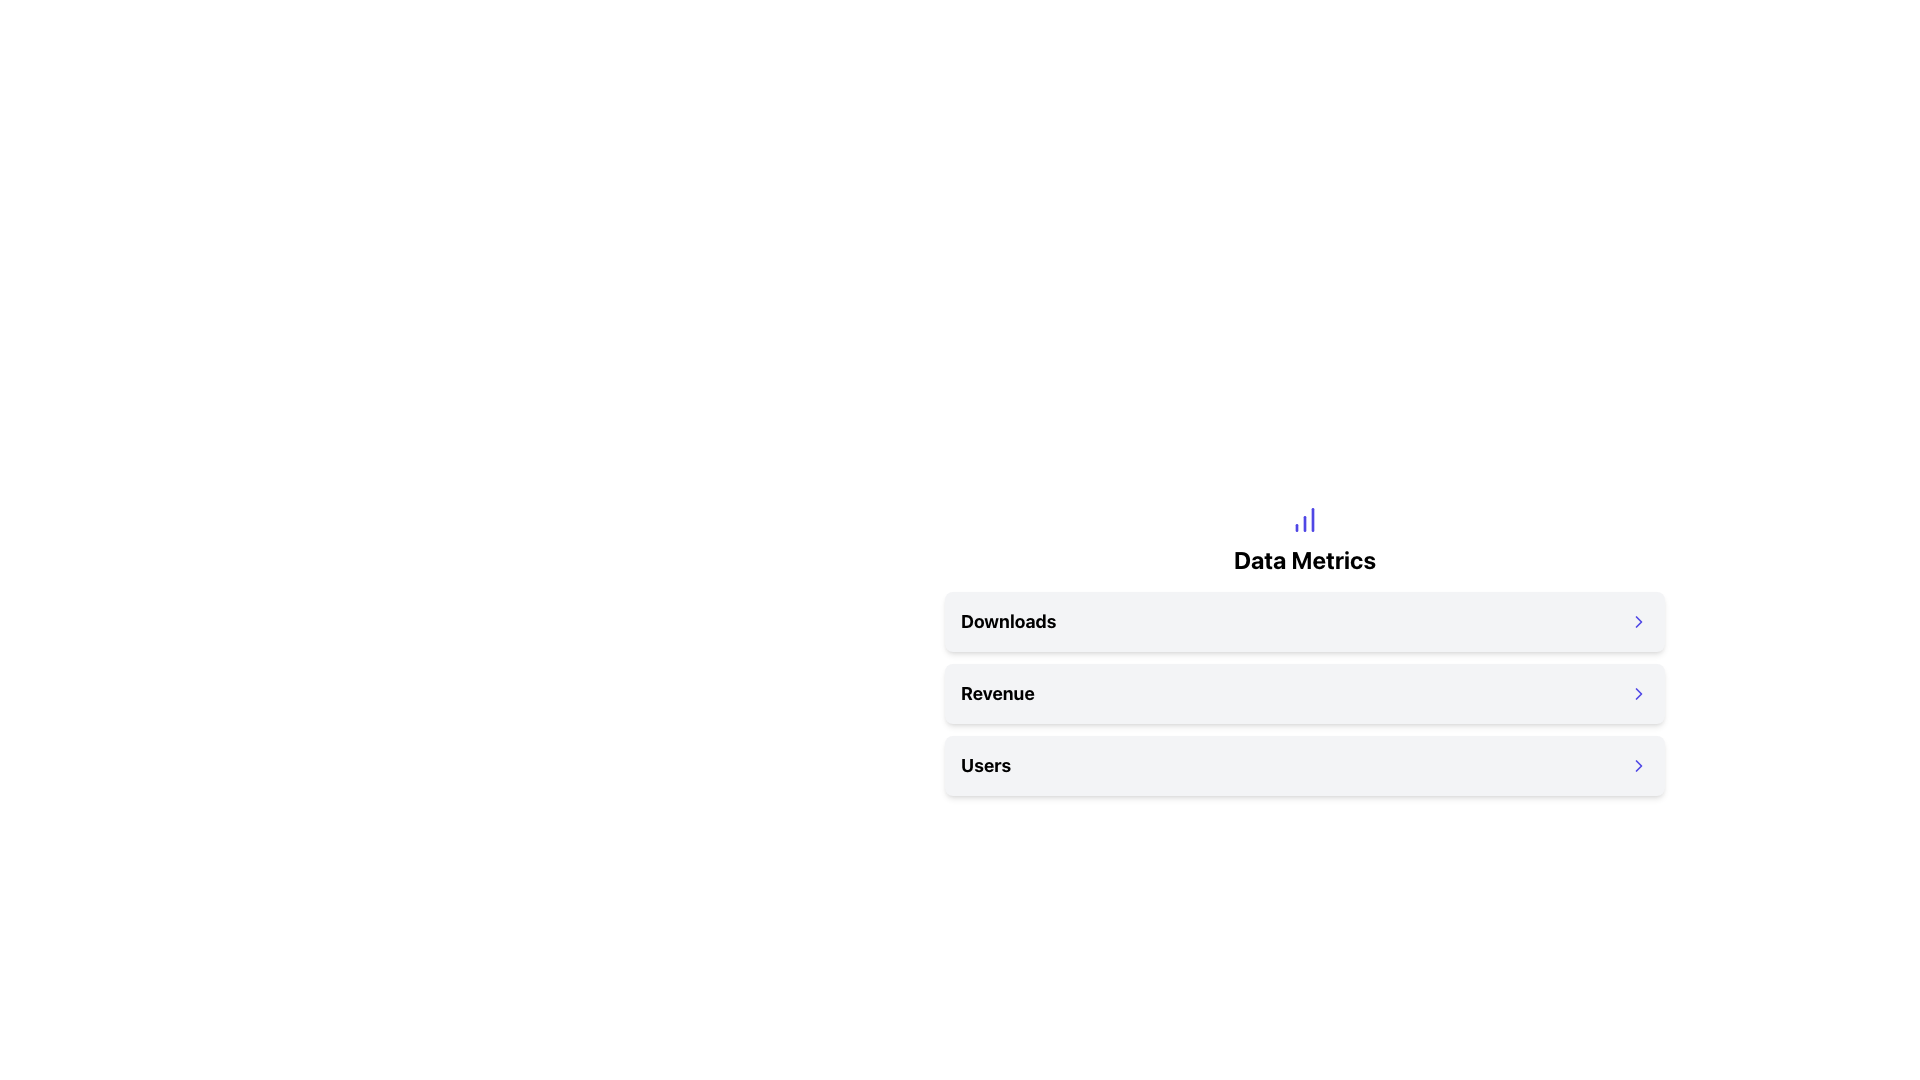 Image resolution: width=1920 pixels, height=1080 pixels. I want to click on text of the Label that identifies the download section, positioned as the first item in the top row of the list, so click(1008, 620).